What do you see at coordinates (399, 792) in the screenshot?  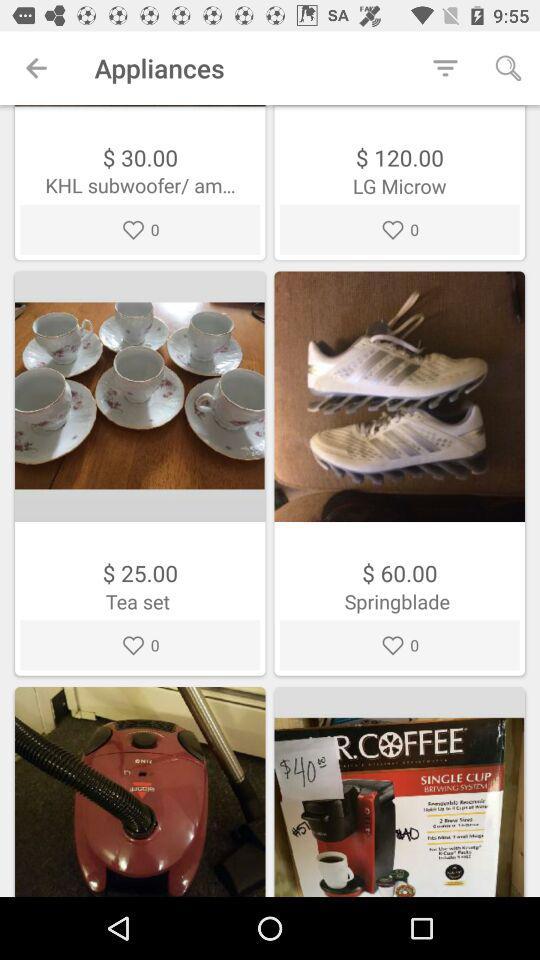 I see `the second right image` at bounding box center [399, 792].